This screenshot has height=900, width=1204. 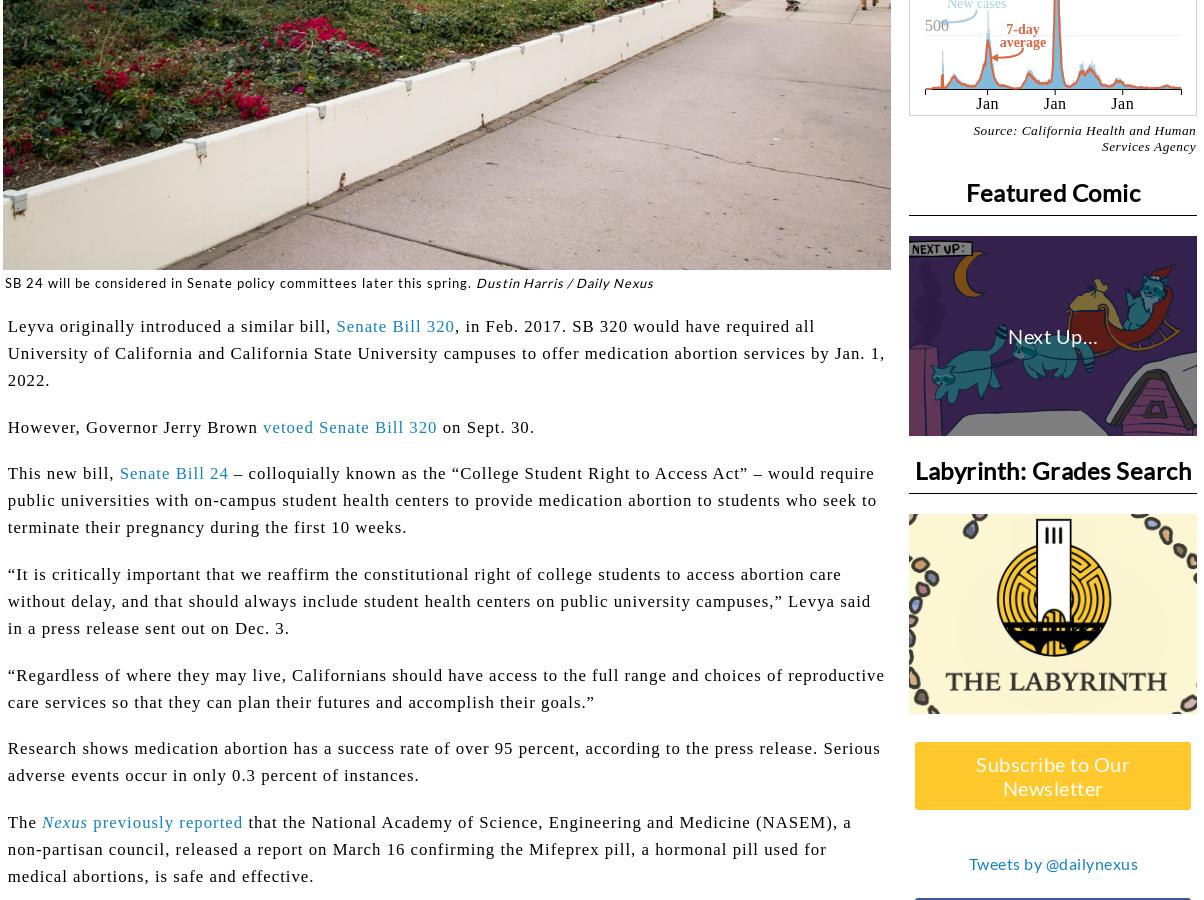 What do you see at coordinates (437, 426) in the screenshot?
I see `'on Sept. 30.'` at bounding box center [437, 426].